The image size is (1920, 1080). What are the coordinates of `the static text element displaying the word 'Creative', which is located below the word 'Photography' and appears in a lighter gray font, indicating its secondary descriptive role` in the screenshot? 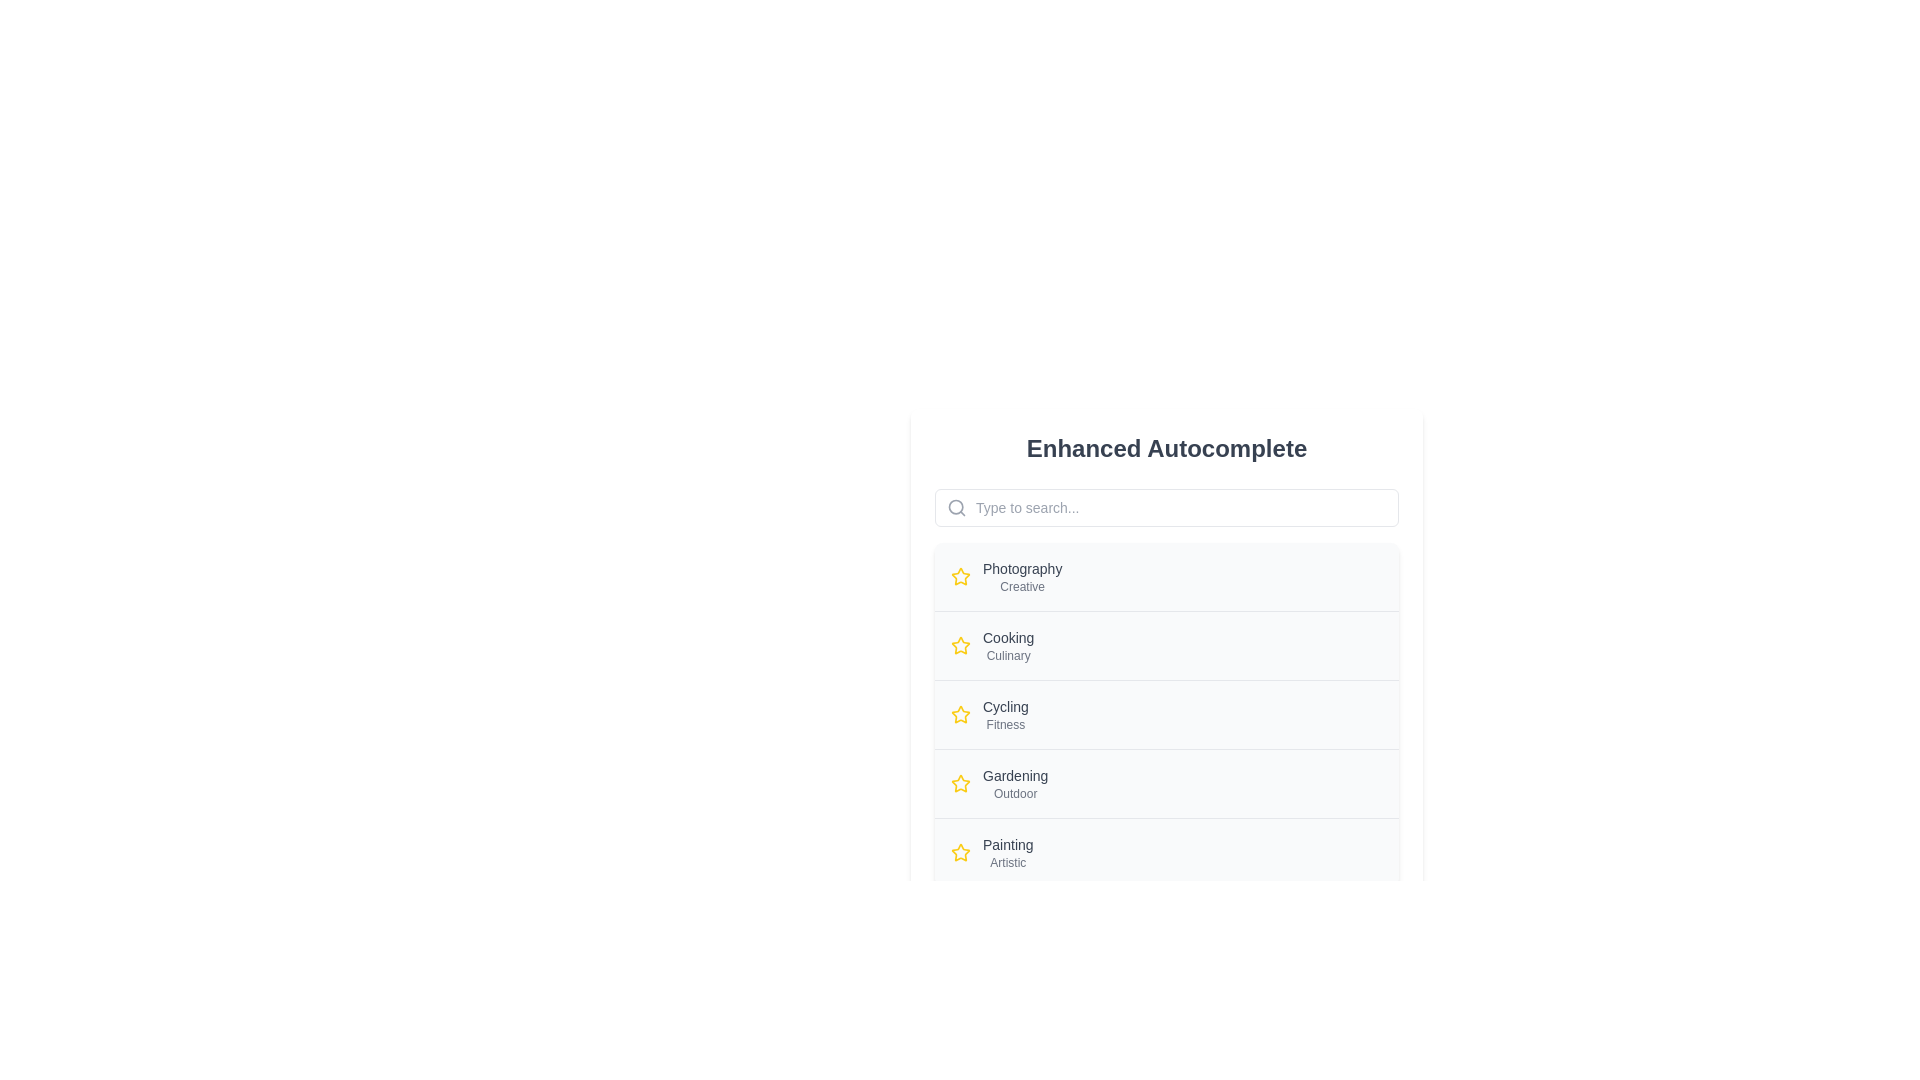 It's located at (1022, 585).